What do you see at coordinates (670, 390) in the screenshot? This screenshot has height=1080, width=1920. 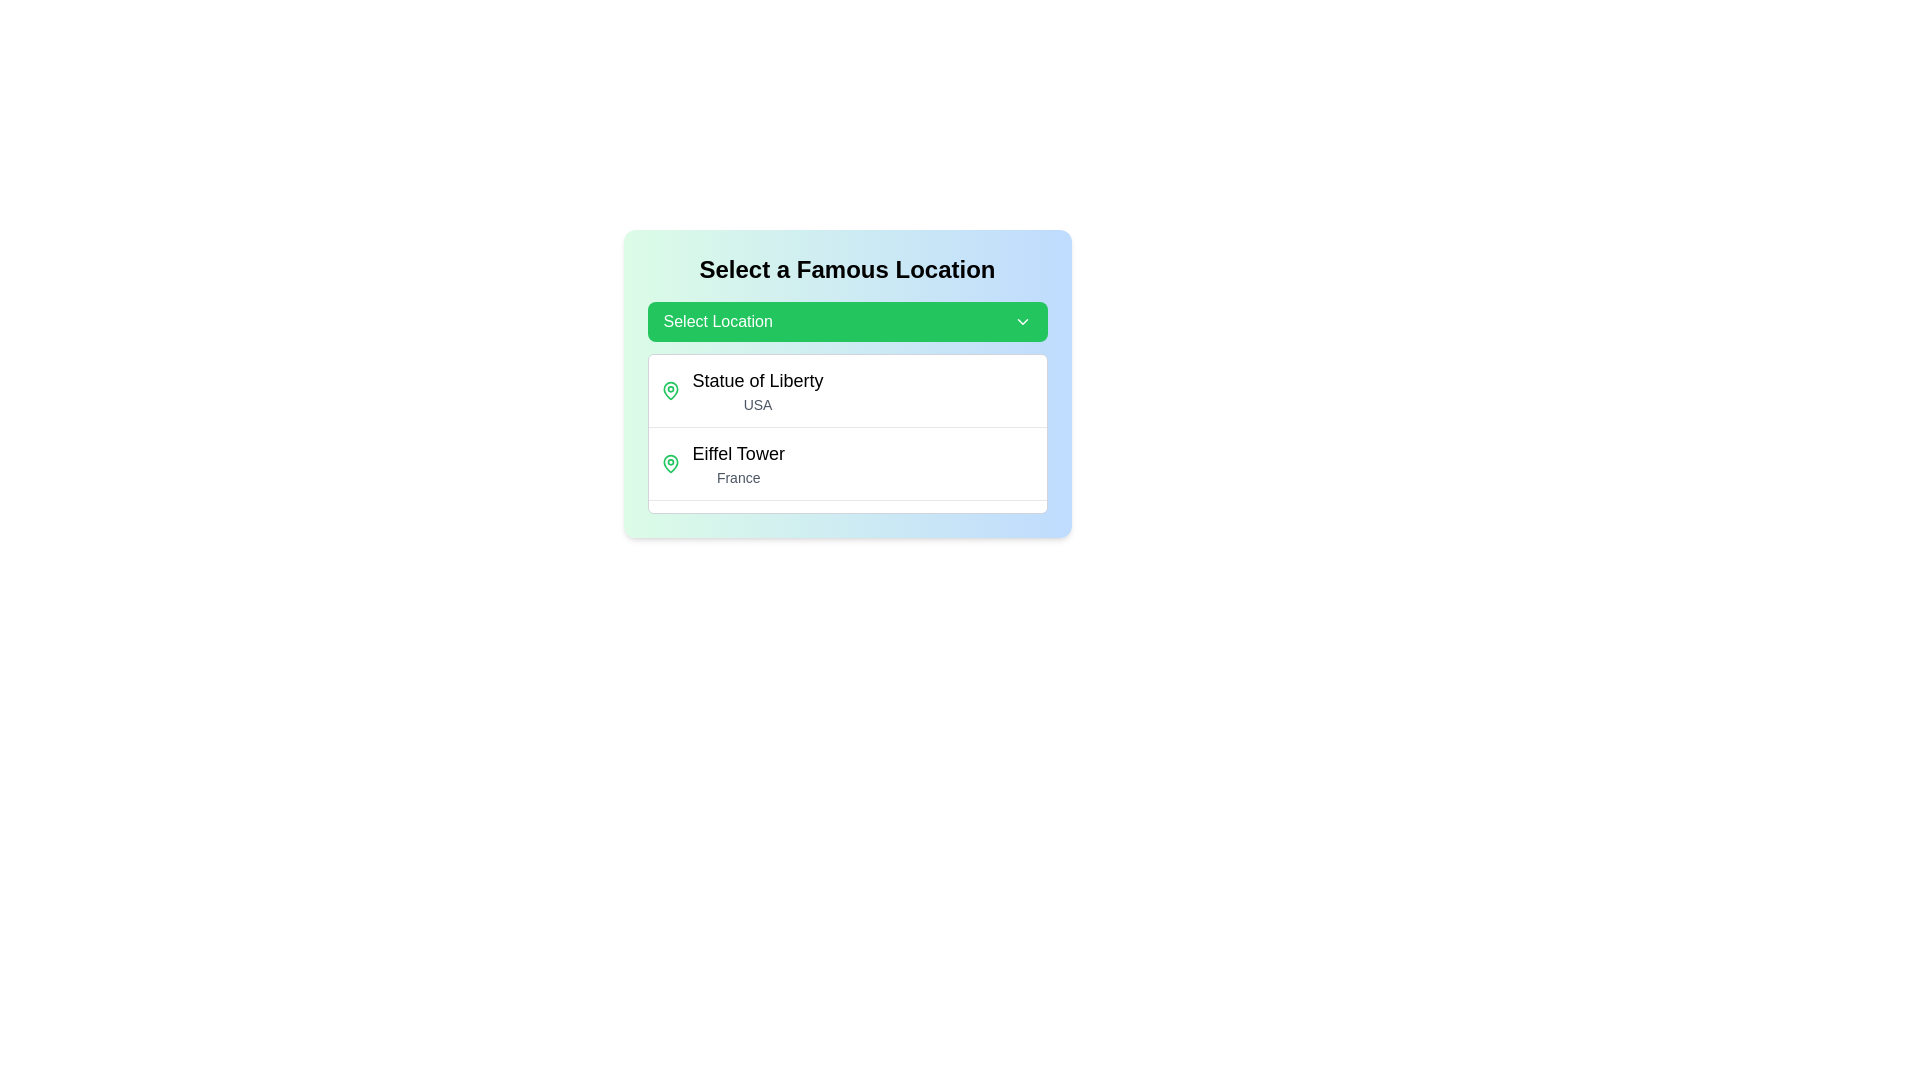 I see `the green map pin icon located beneath the text 'Eiffel Tower', which is the second map pin in a vertical list of location markers` at bounding box center [670, 390].